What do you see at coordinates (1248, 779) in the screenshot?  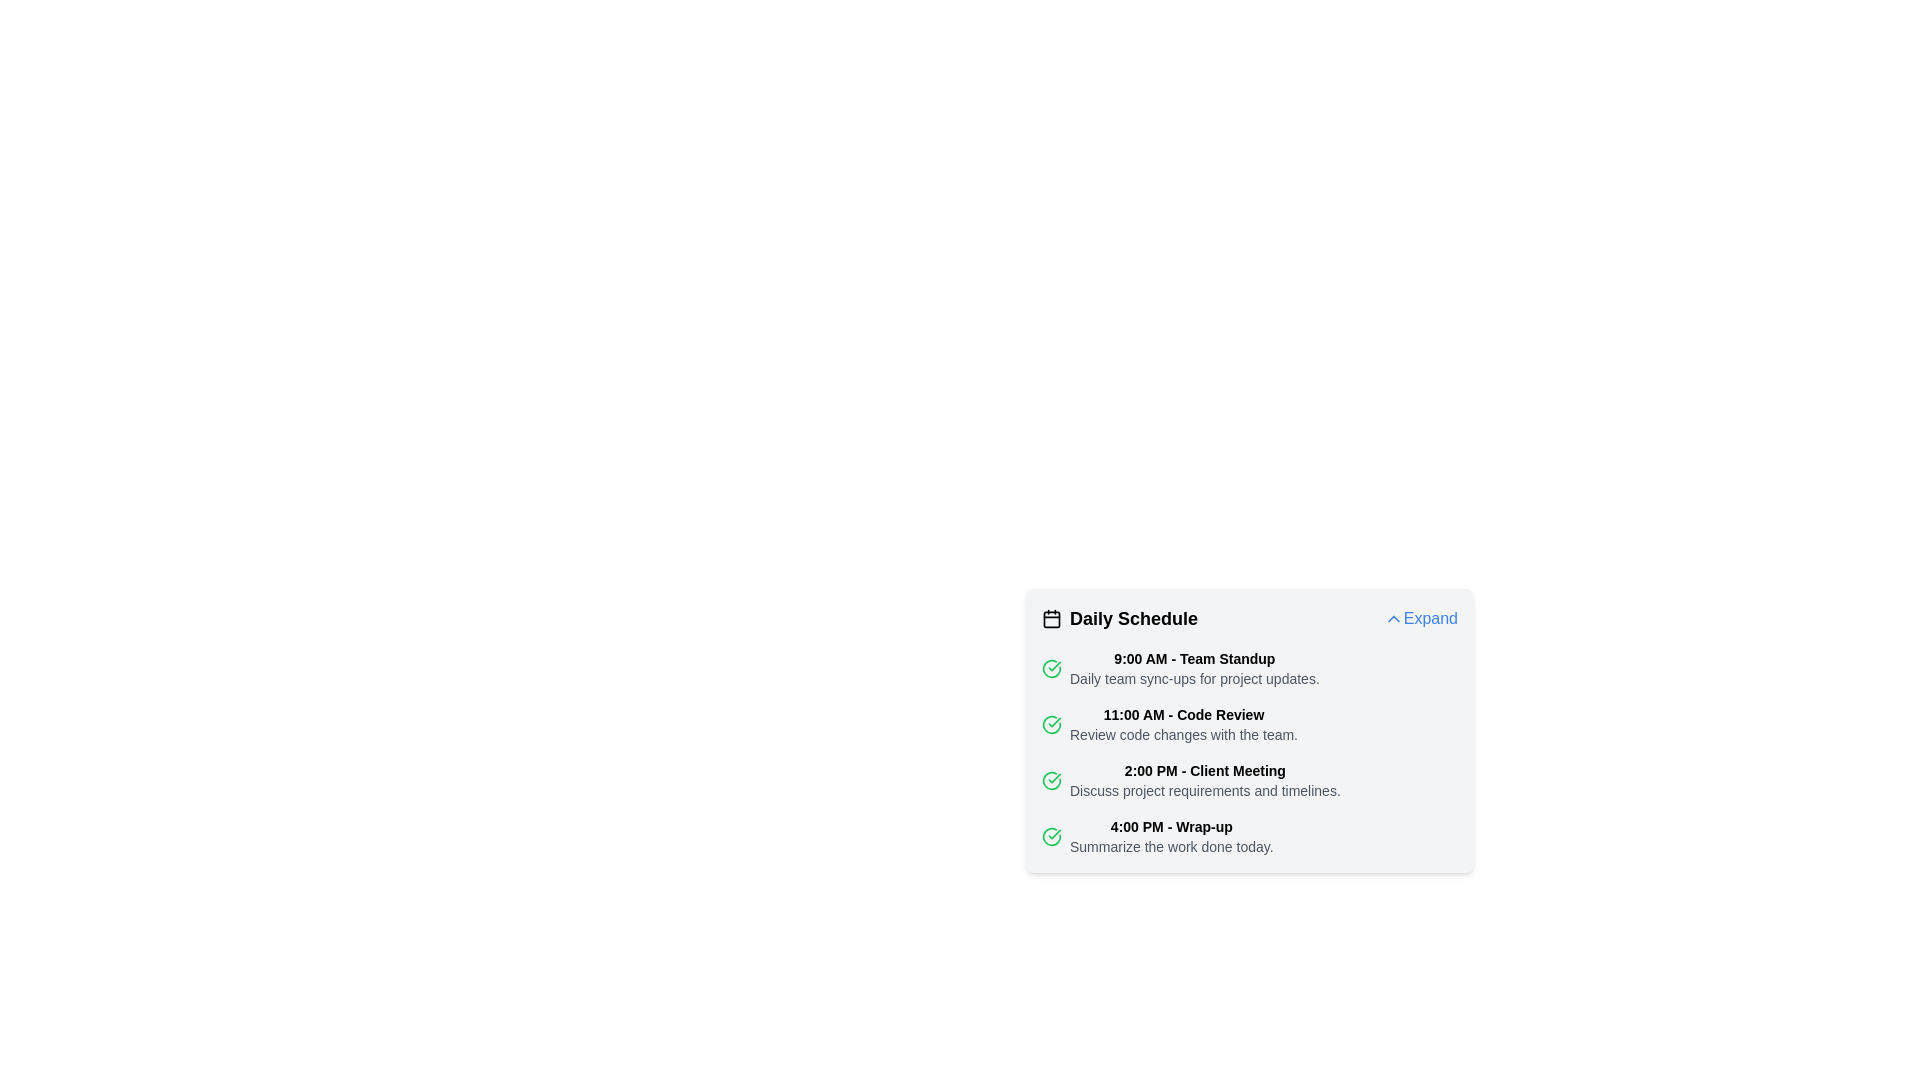 I see `the third list item in the Daily Schedule, which provides details of a meeting event` at bounding box center [1248, 779].